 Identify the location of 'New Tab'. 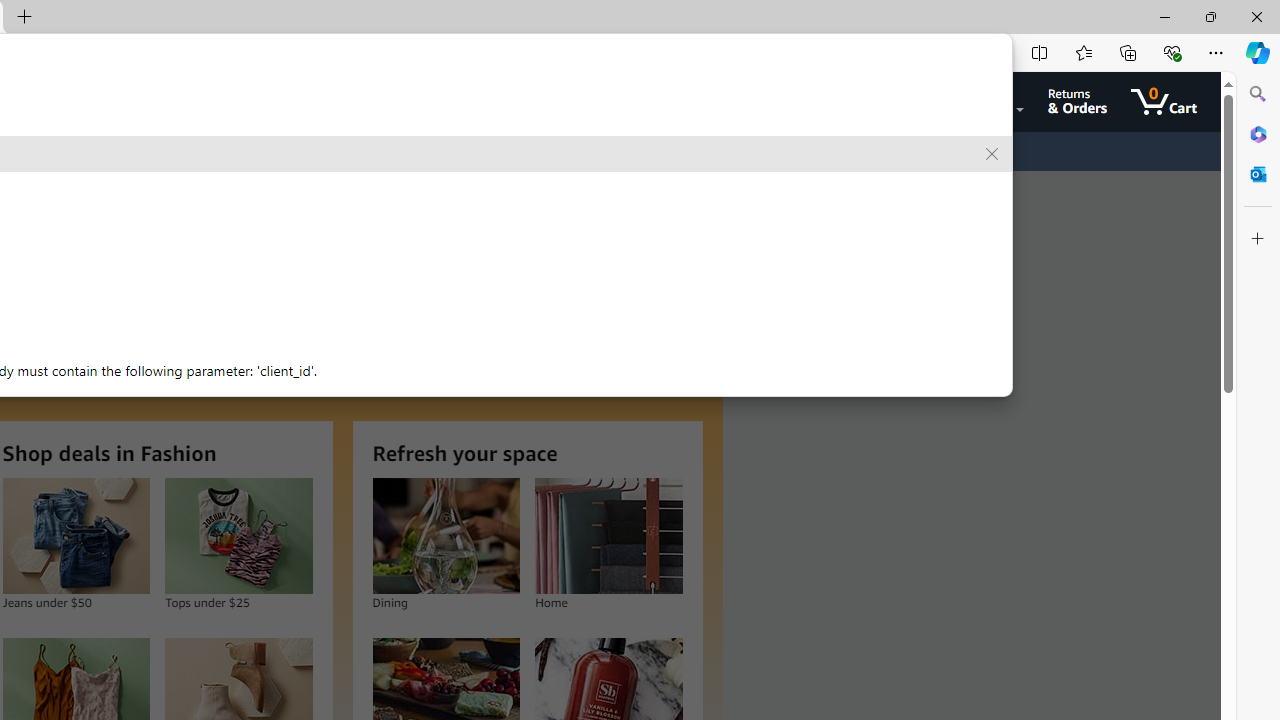
(24, 17).